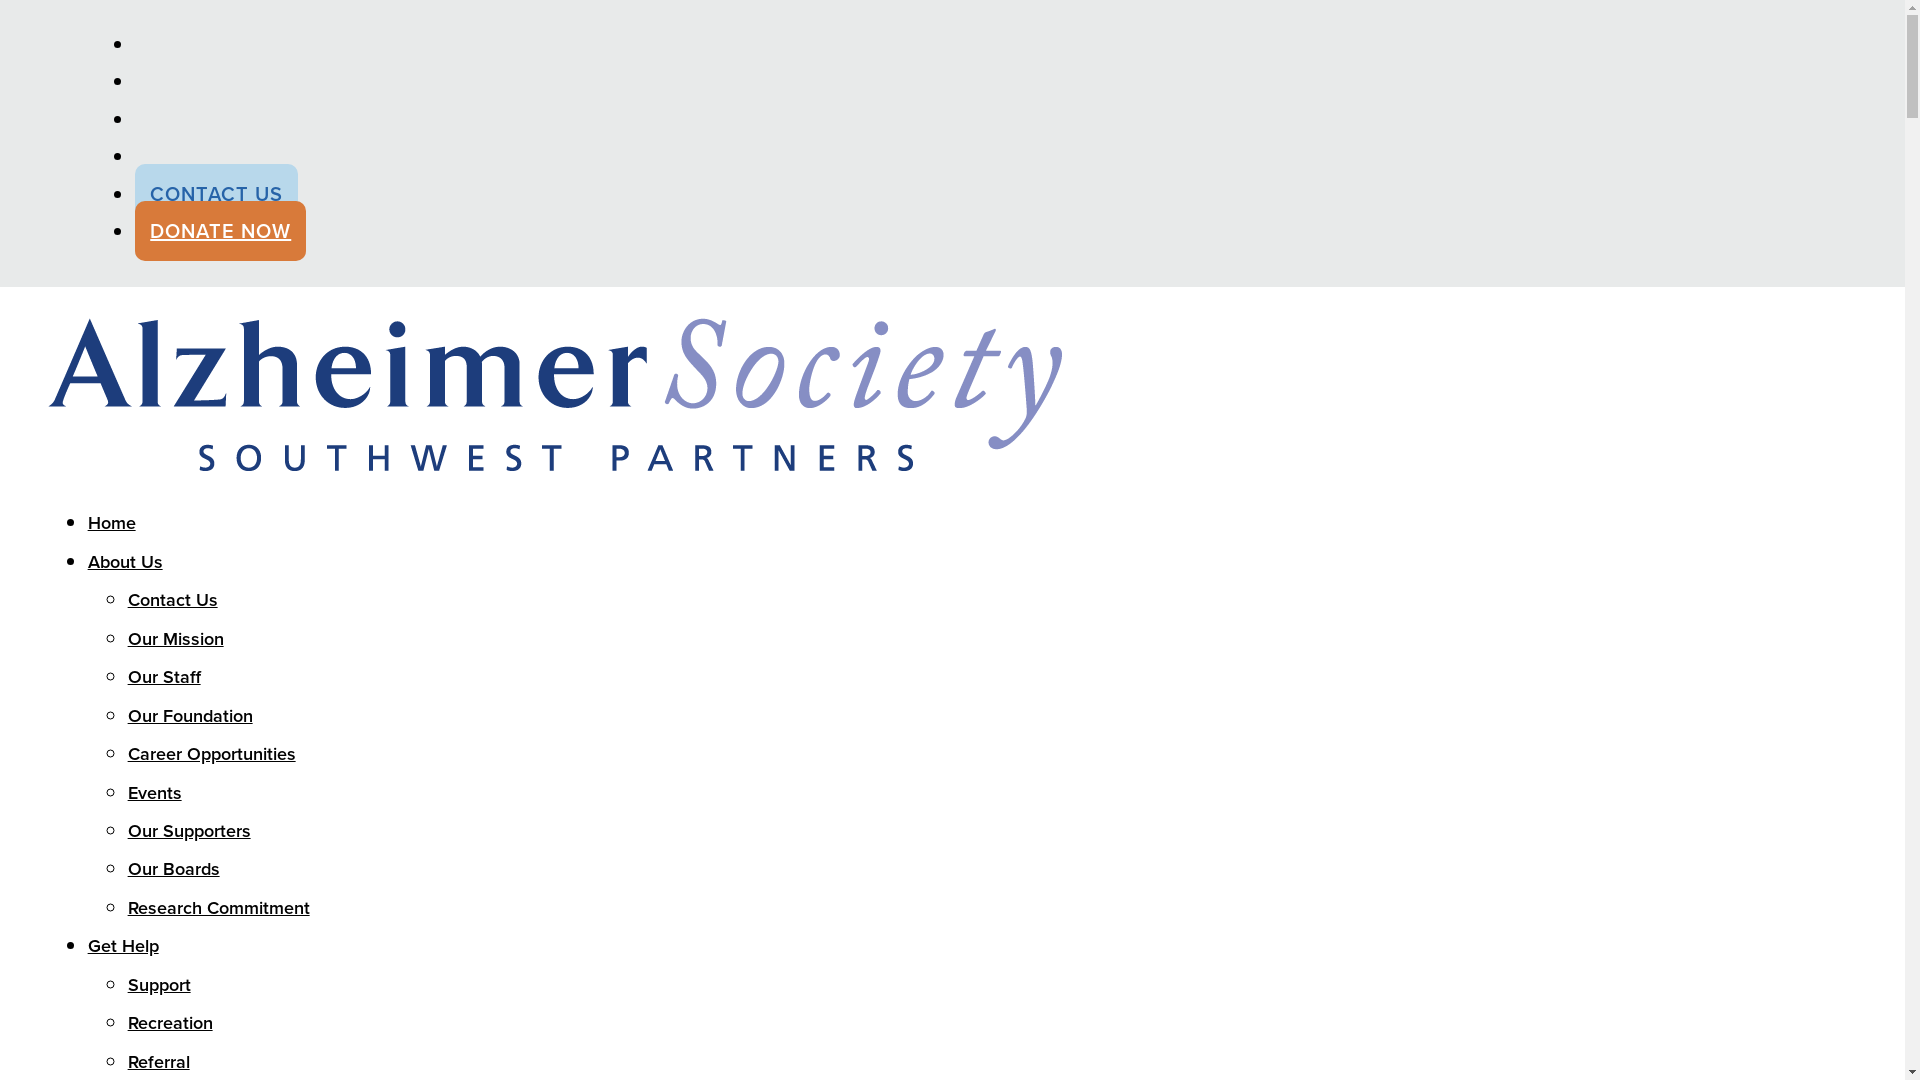 This screenshot has width=1920, height=1080. What do you see at coordinates (127, 867) in the screenshot?
I see `'Our Boards'` at bounding box center [127, 867].